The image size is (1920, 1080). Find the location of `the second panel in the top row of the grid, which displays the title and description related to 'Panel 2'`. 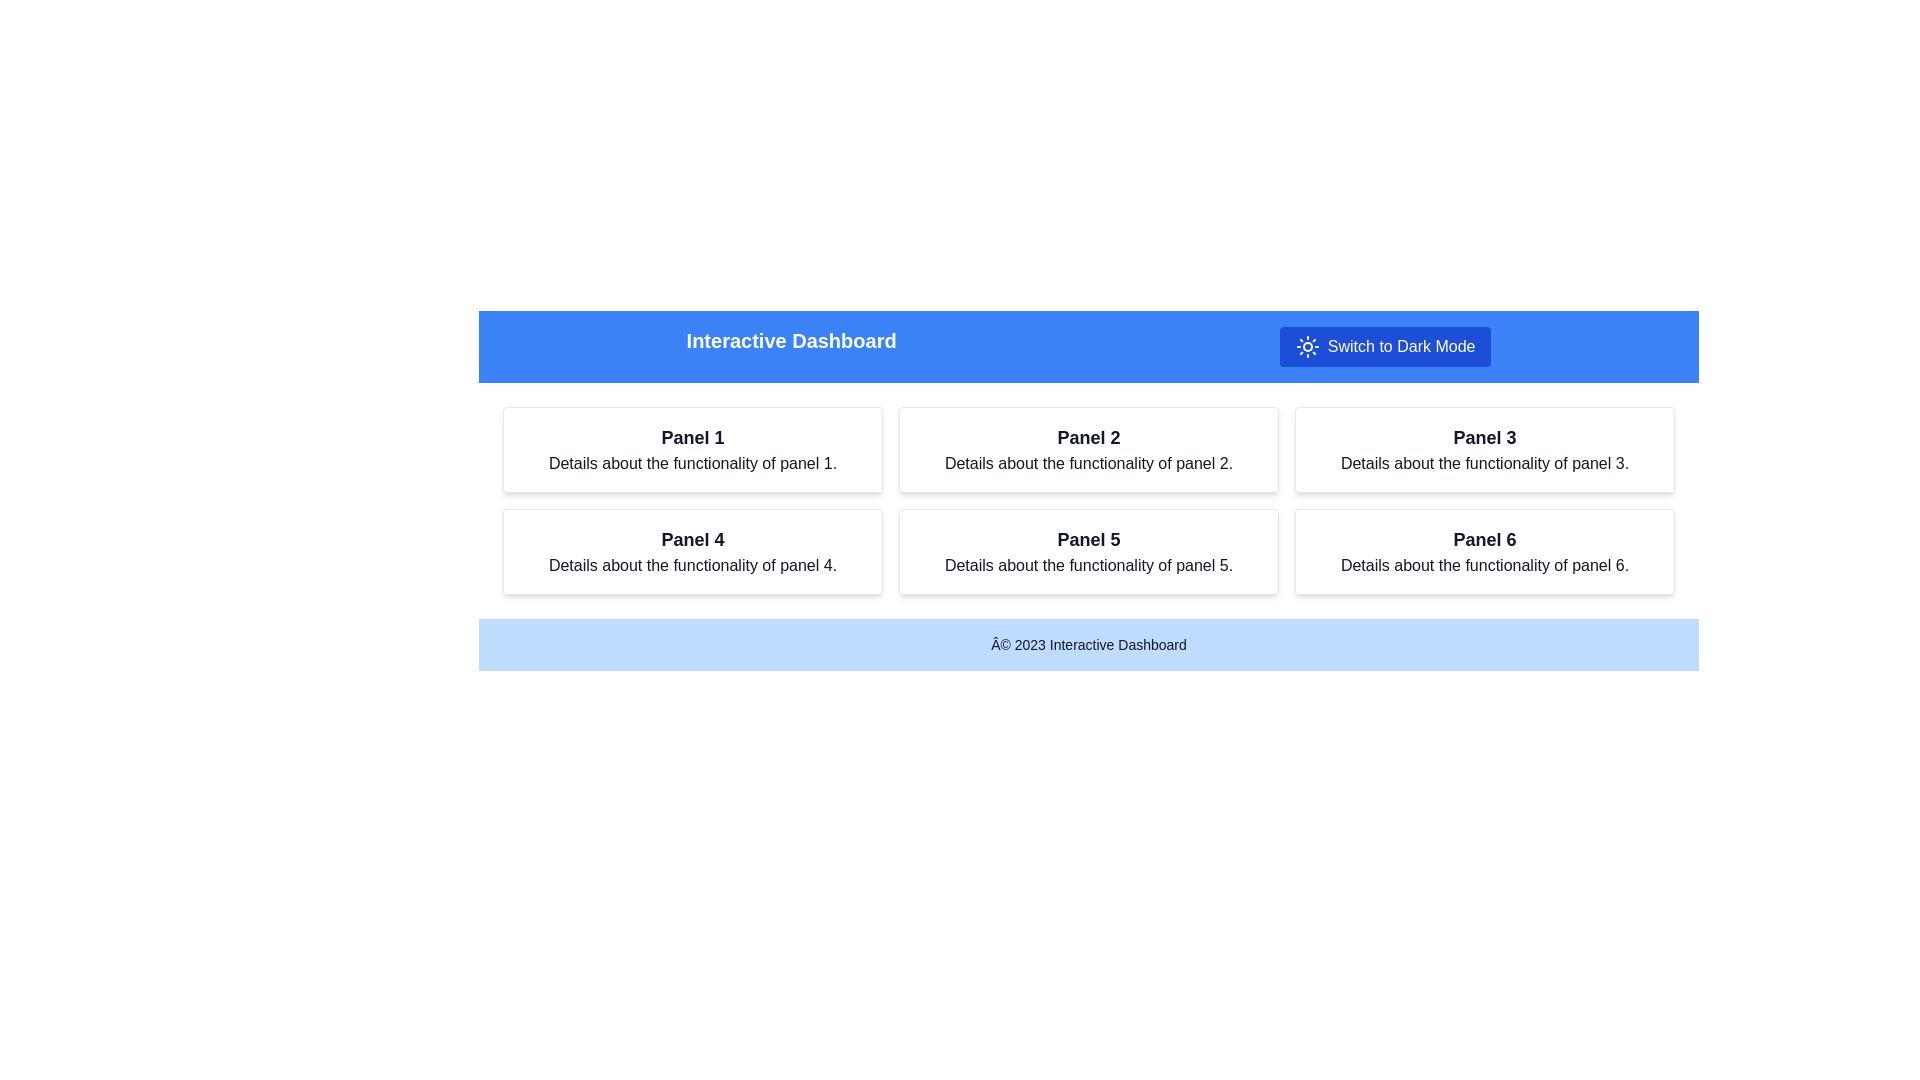

the second panel in the top row of the grid, which displays the title and description related to 'Panel 2' is located at coordinates (1088, 450).